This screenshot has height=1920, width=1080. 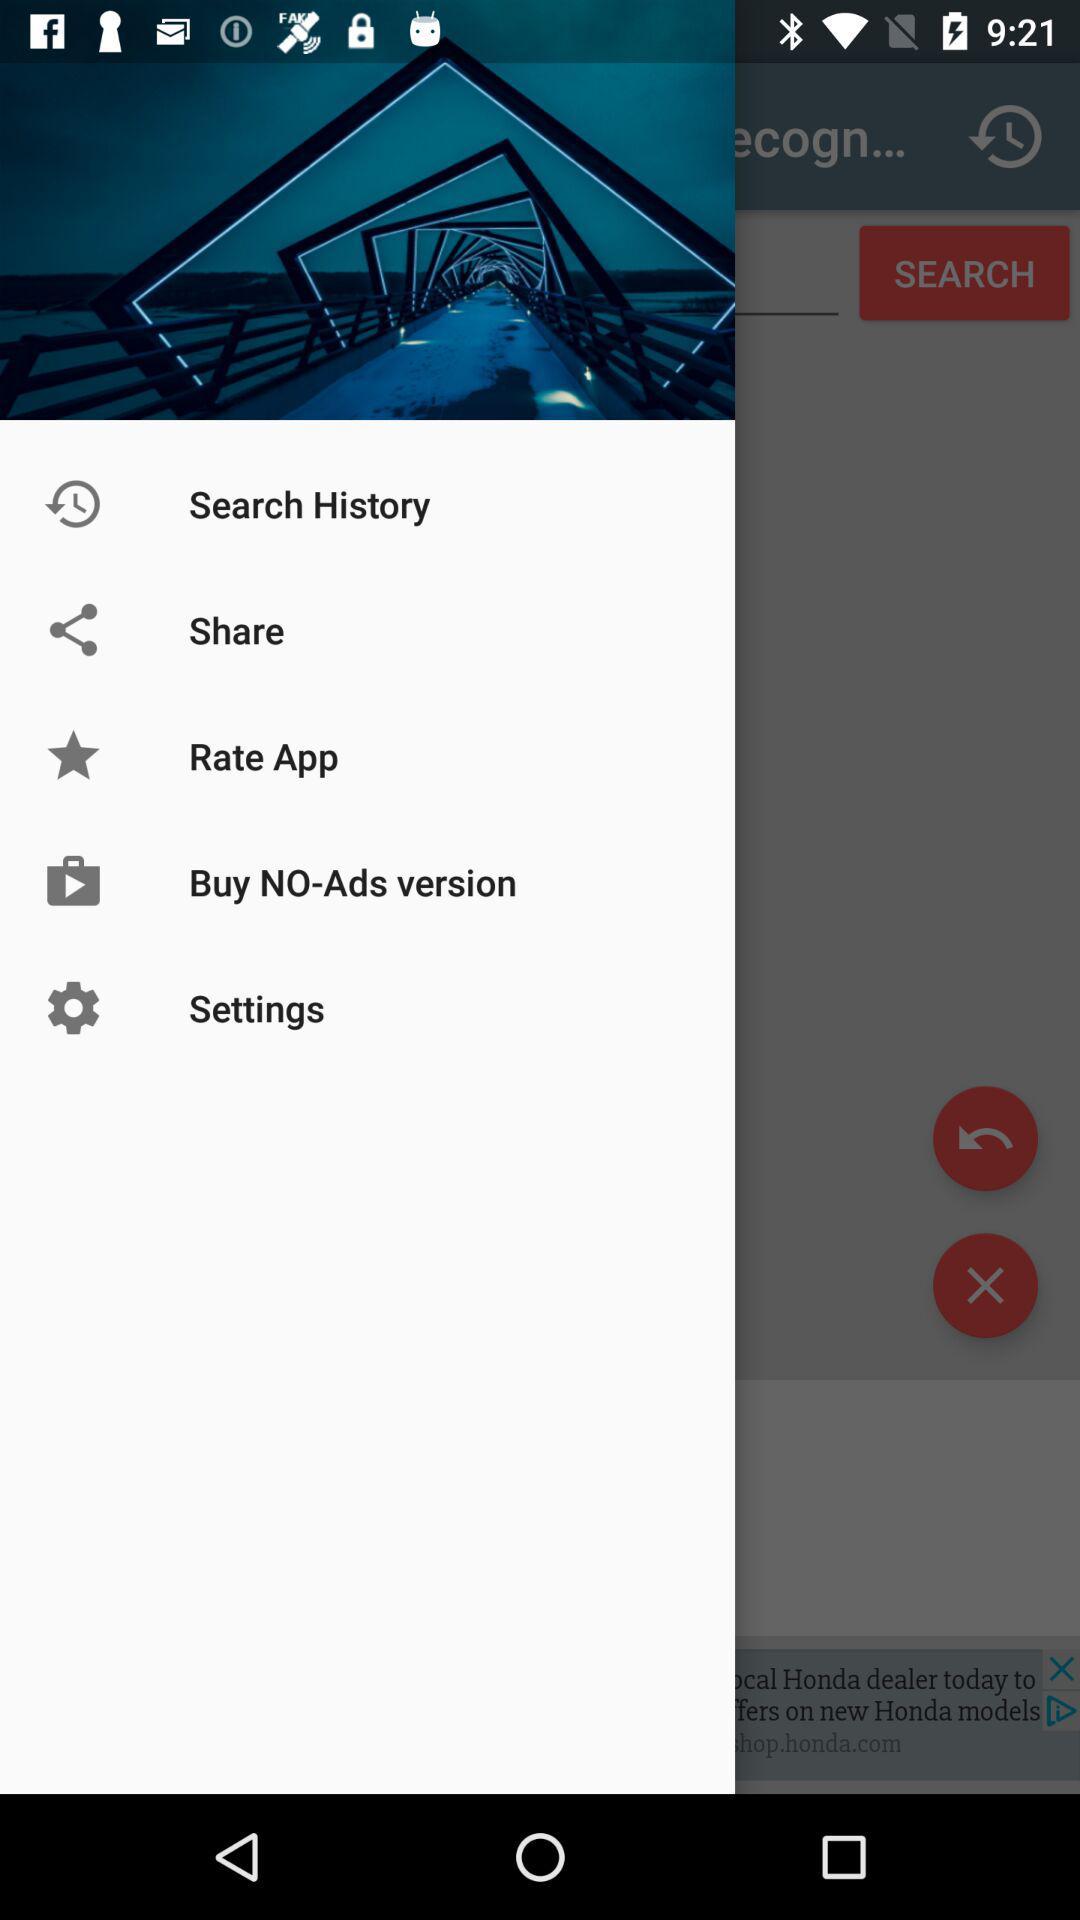 What do you see at coordinates (984, 1285) in the screenshot?
I see `the close icon` at bounding box center [984, 1285].